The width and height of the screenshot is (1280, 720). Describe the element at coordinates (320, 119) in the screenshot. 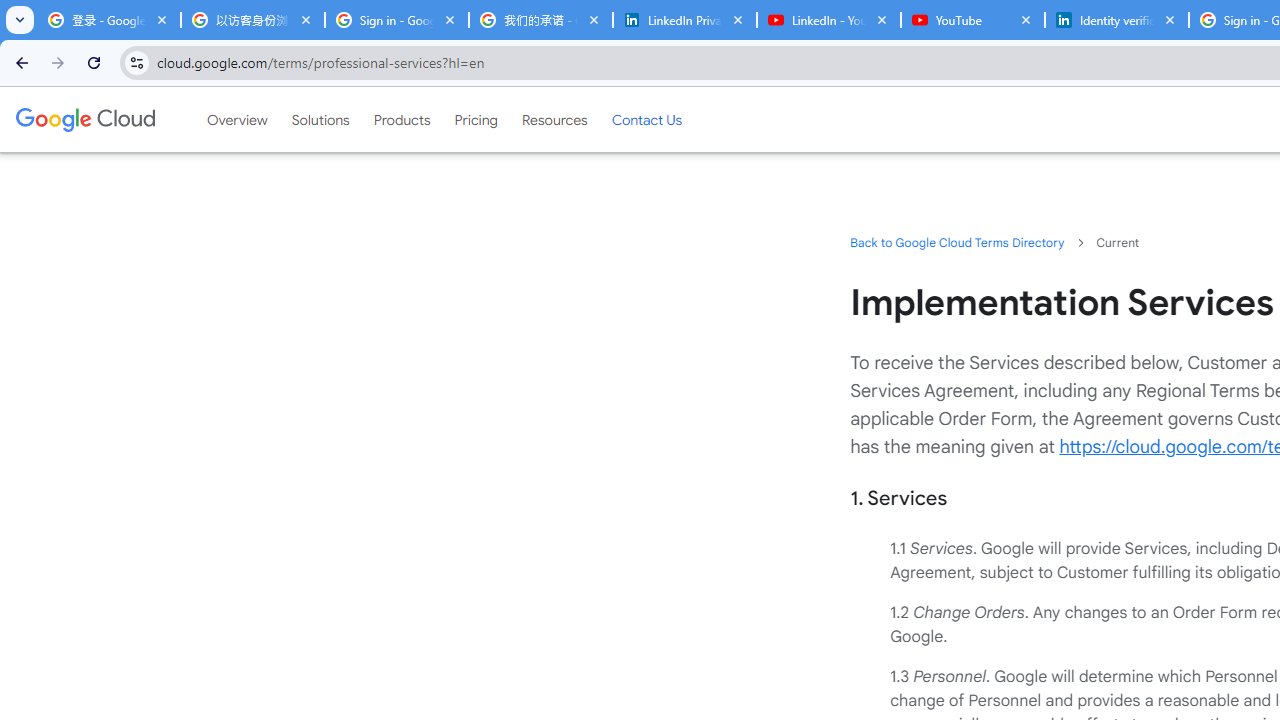

I see `'Solutions'` at that location.